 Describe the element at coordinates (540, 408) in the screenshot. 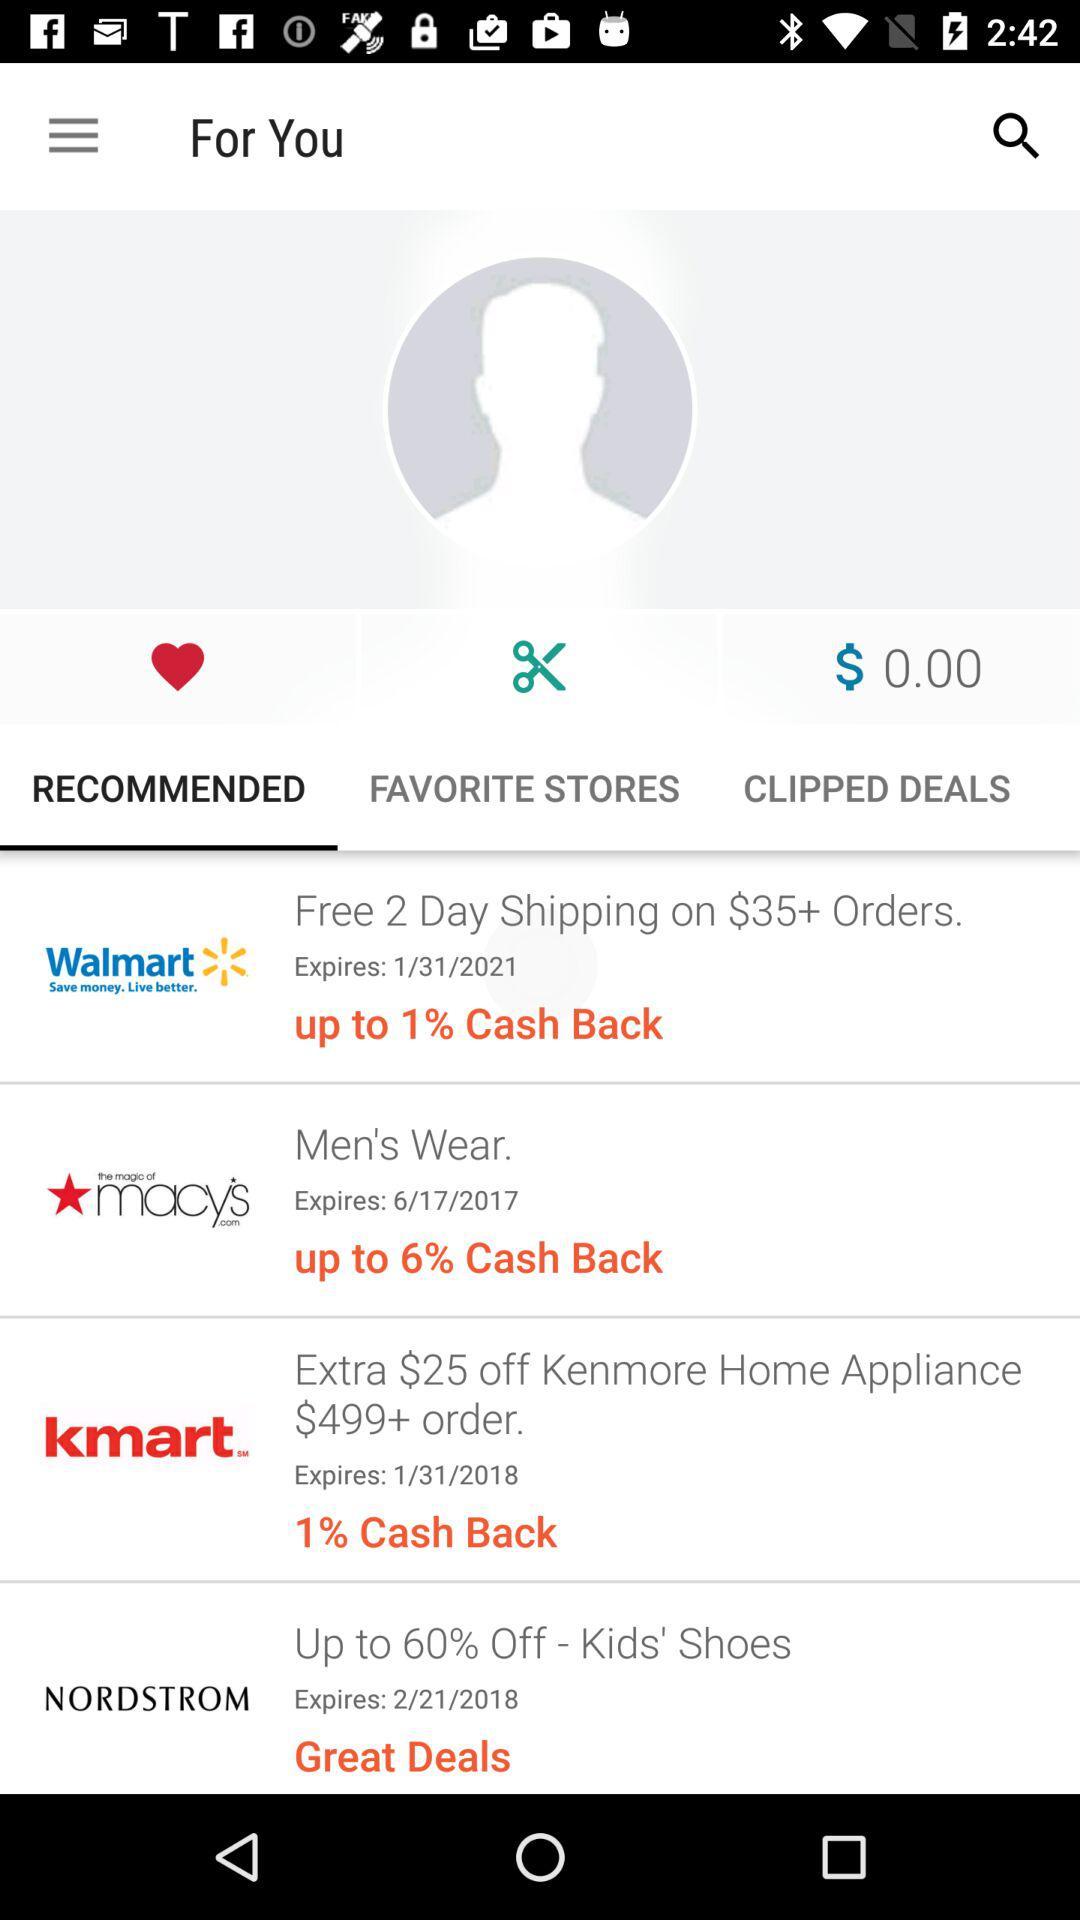

I see `visit their profile` at that location.